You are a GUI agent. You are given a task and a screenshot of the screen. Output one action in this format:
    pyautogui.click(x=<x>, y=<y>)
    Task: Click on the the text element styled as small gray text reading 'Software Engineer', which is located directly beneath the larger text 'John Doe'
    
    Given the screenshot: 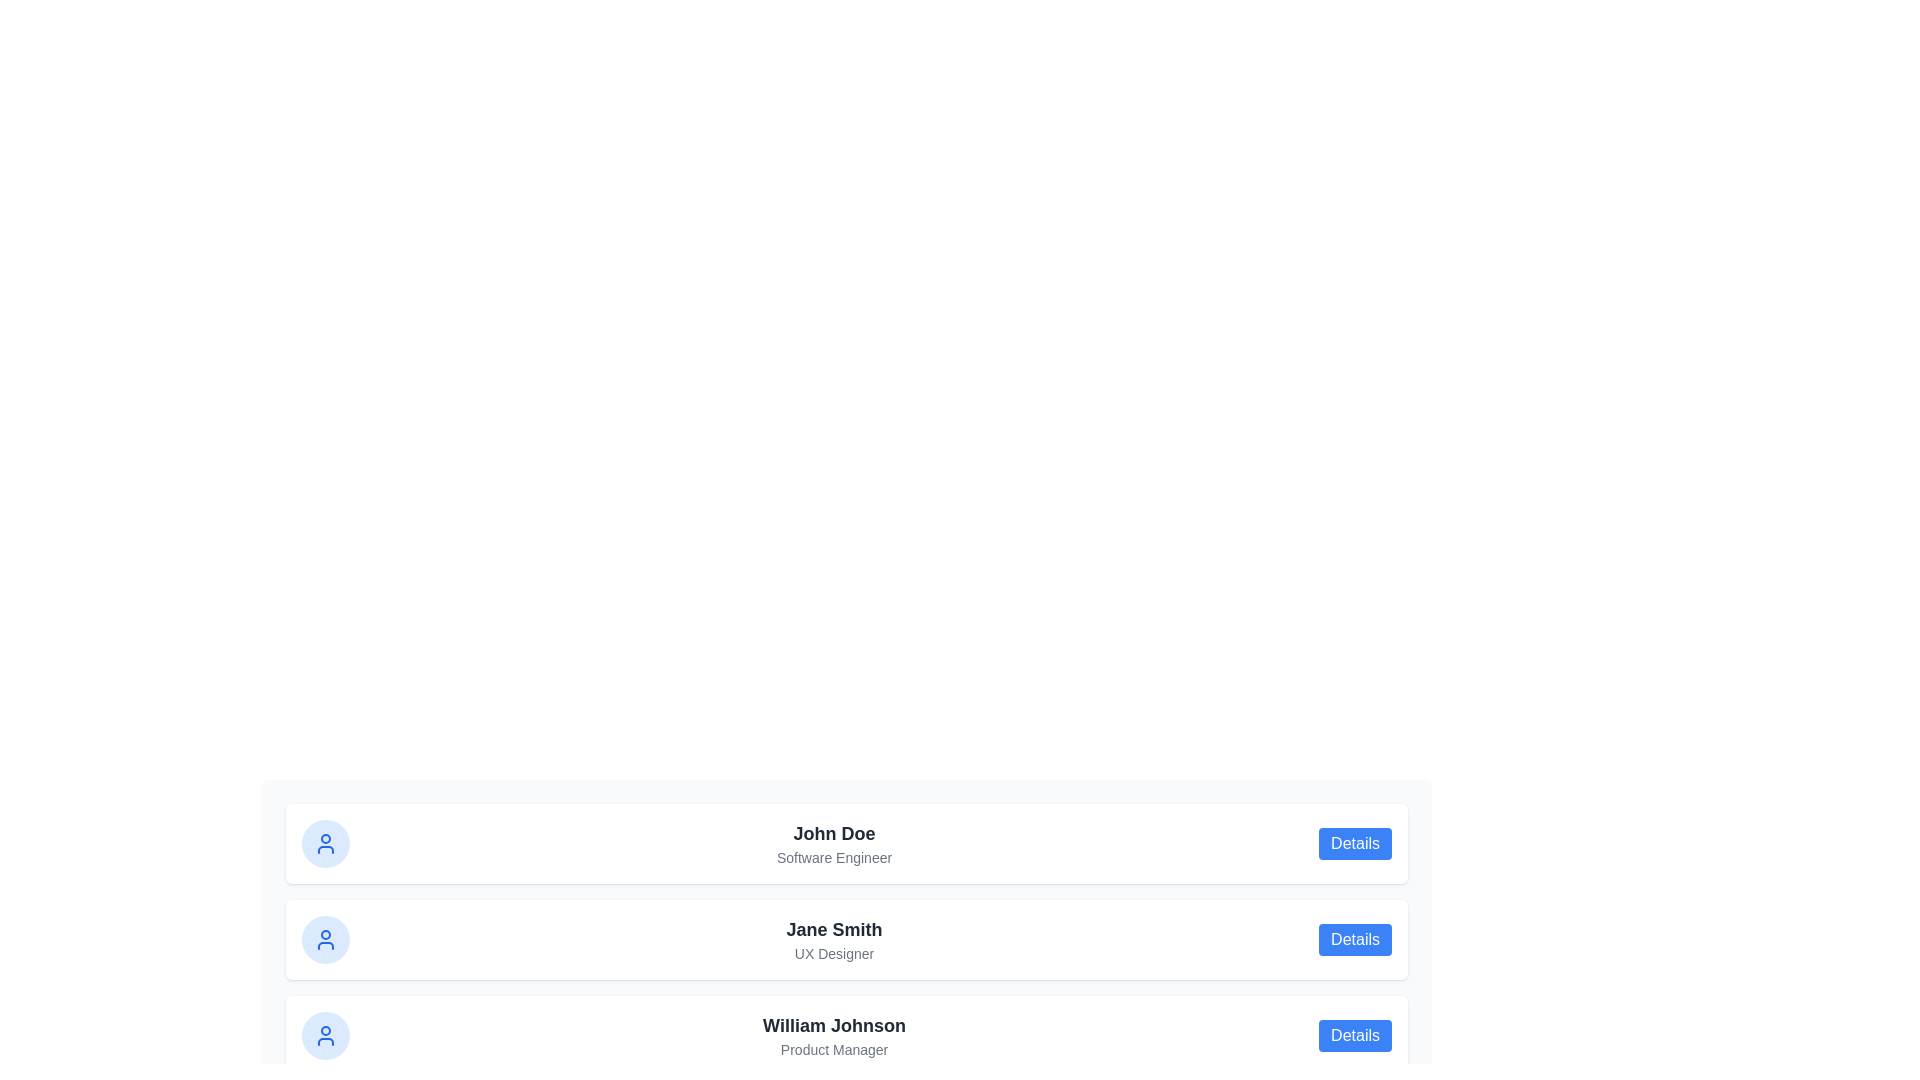 What is the action you would take?
    pyautogui.click(x=834, y=856)
    